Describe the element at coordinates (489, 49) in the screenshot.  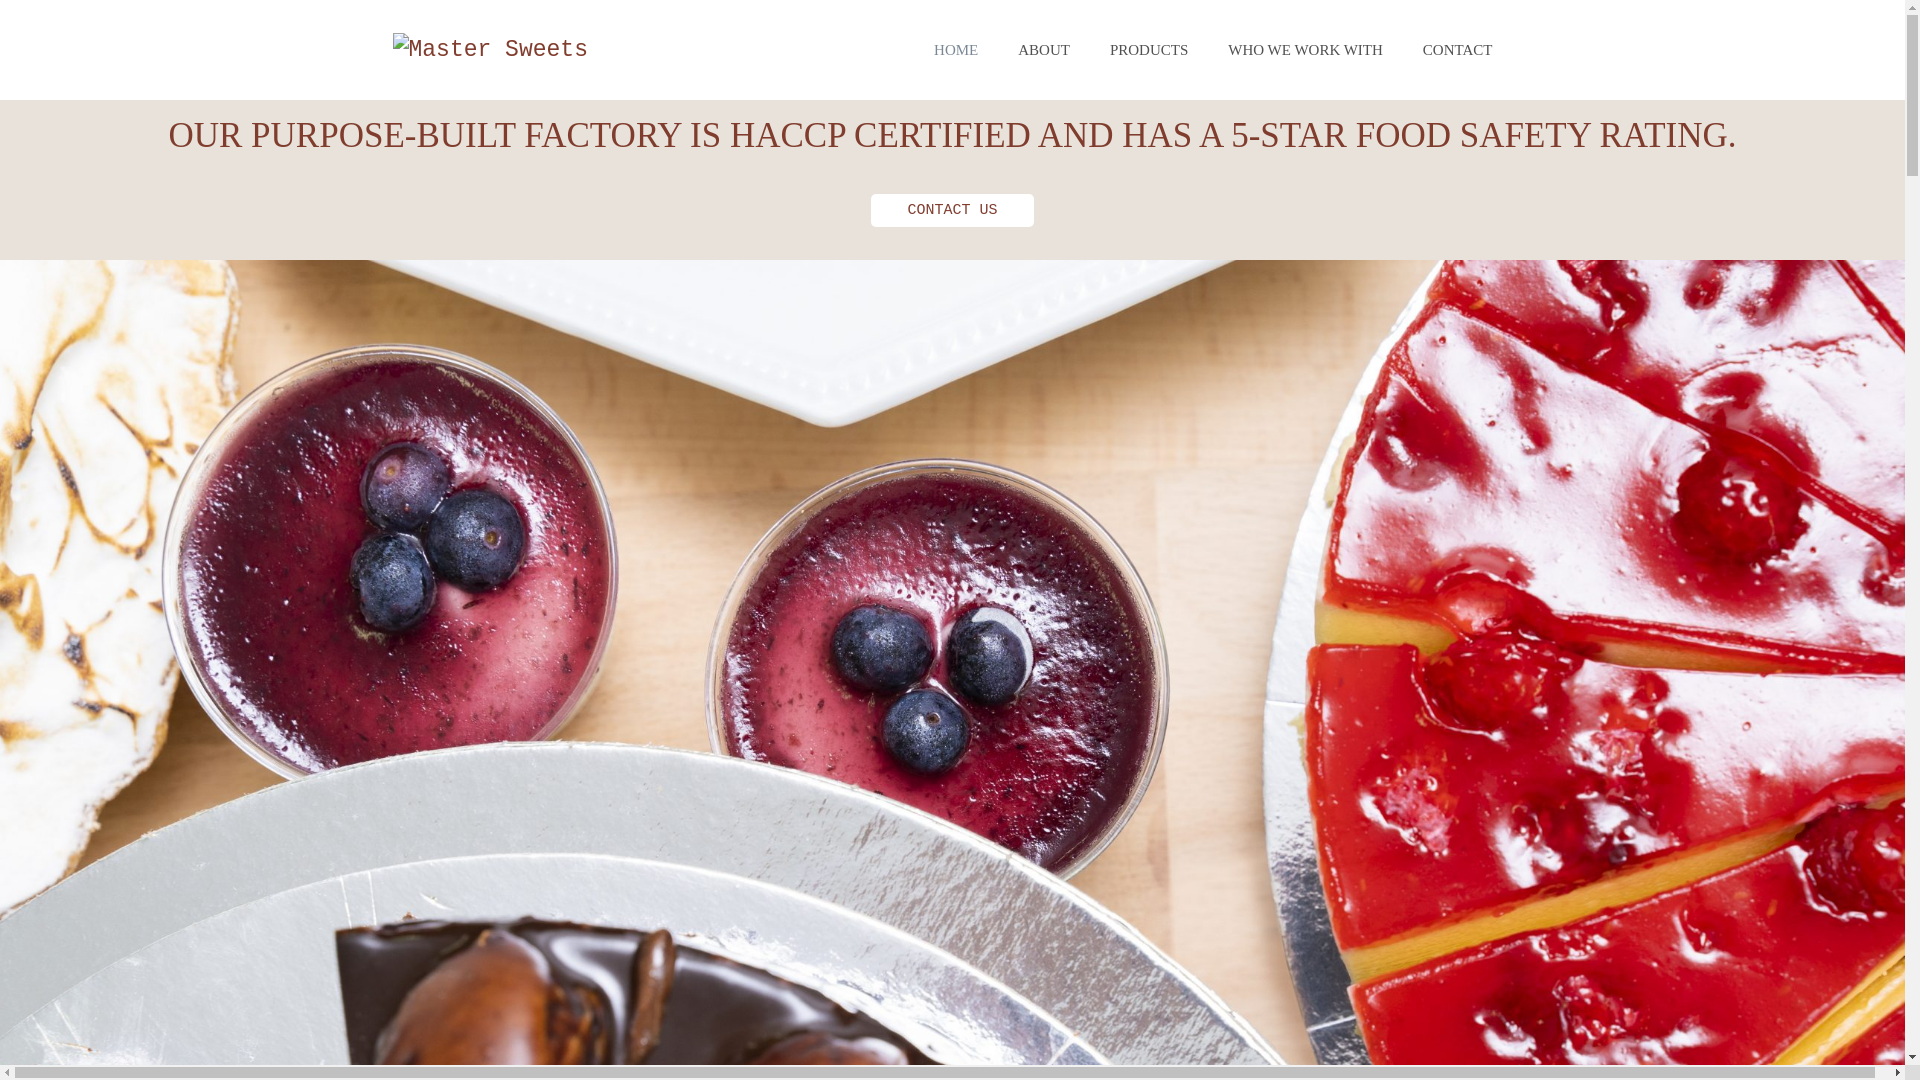
I see `'Master Sweets'` at that location.